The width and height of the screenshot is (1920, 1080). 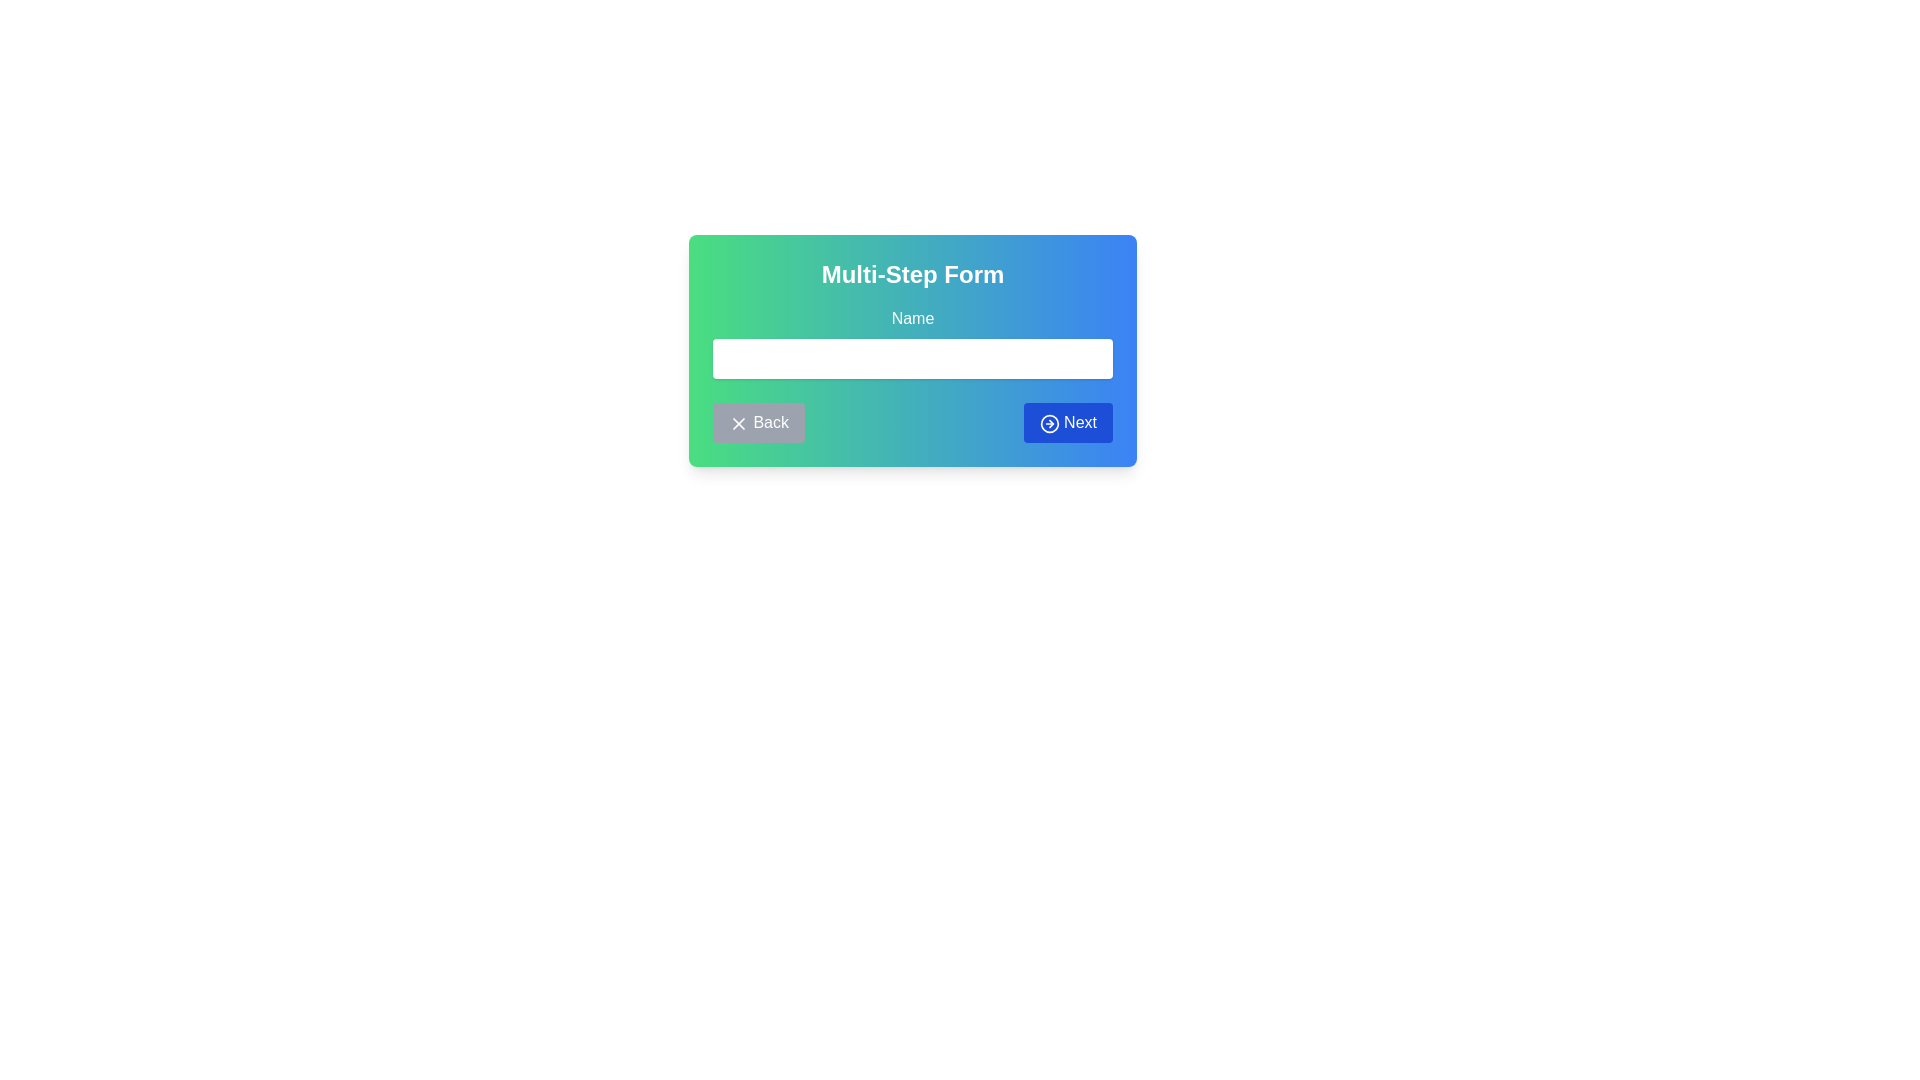 I want to click on the blue 'Next' button with white text and an icon resembling a rightward arrow to proceed to the next step, so click(x=1067, y=422).